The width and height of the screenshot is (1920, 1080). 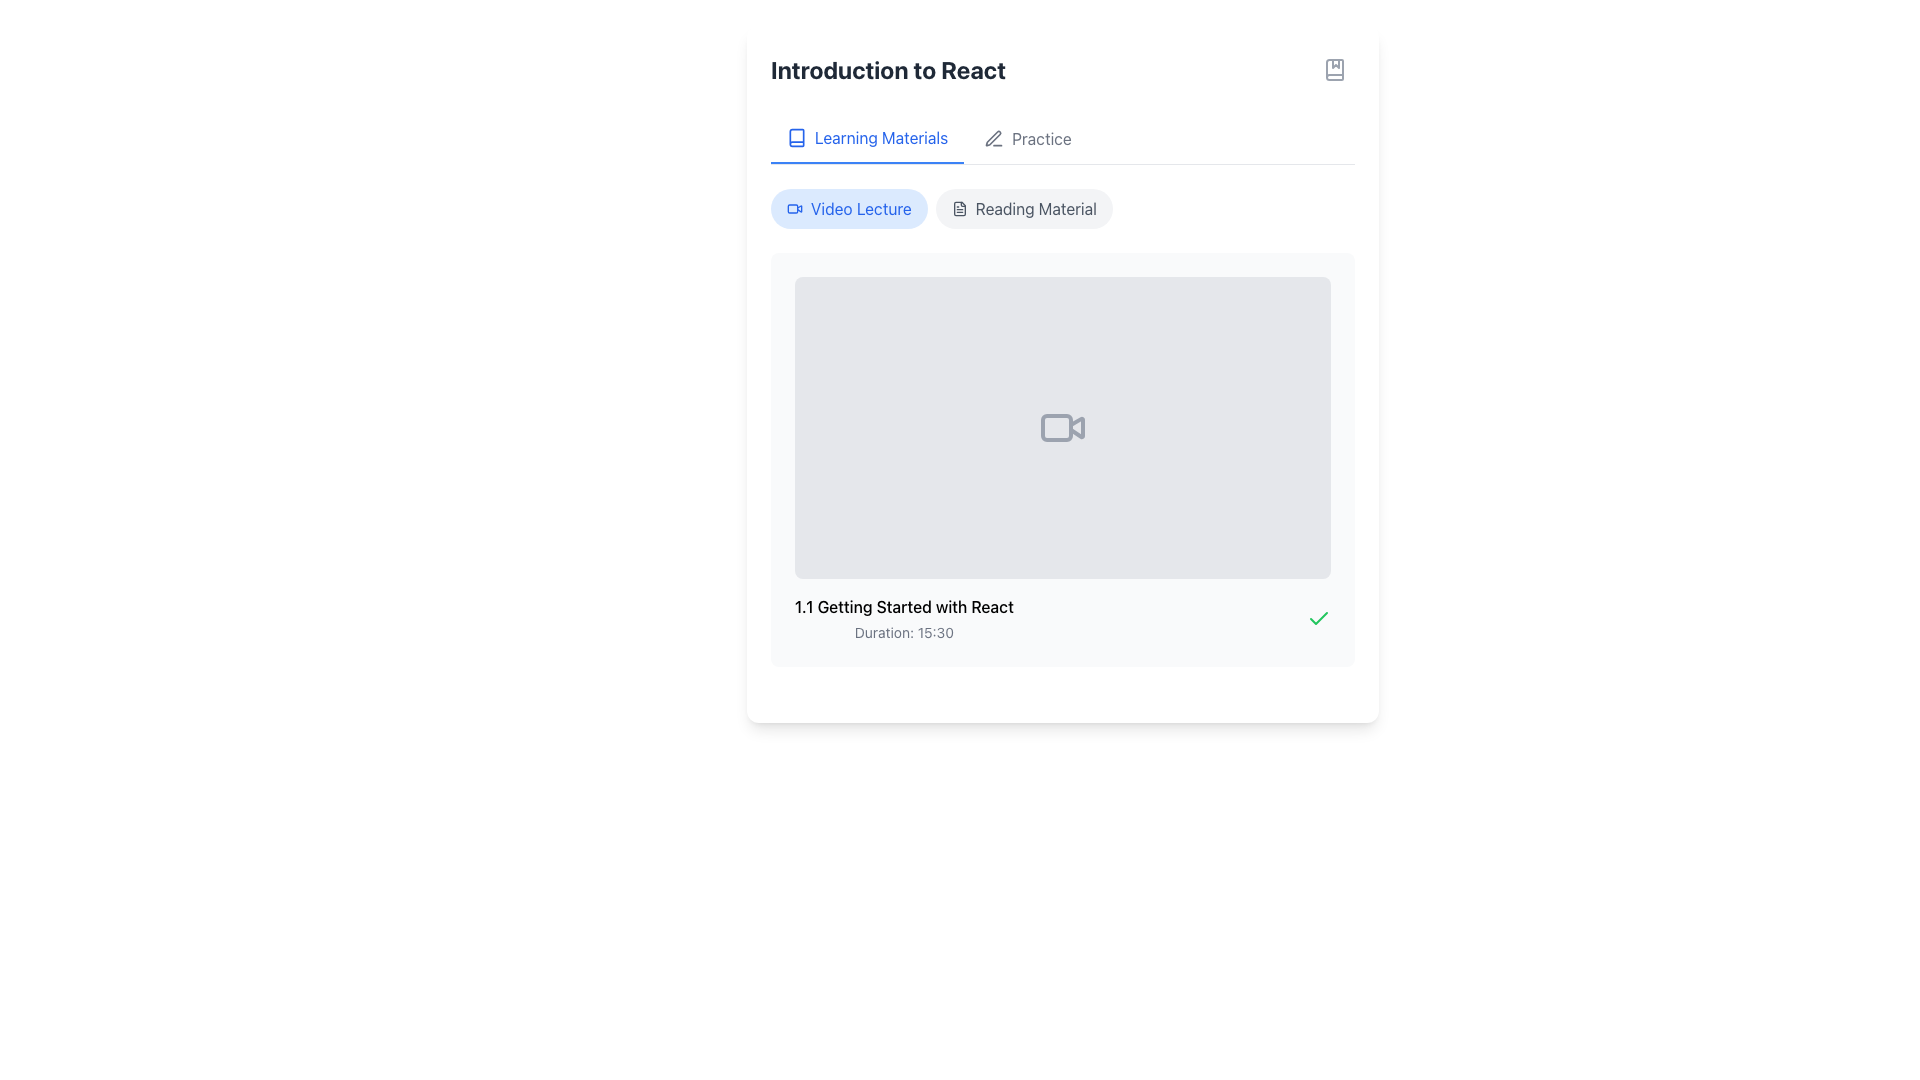 I want to click on the informative text block displaying the title '1.1 Getting Started with React' and the supplementary information 'Duration: 15:30', located below the video thumbnail in the 'Introduction to React' section, so click(x=903, y=617).